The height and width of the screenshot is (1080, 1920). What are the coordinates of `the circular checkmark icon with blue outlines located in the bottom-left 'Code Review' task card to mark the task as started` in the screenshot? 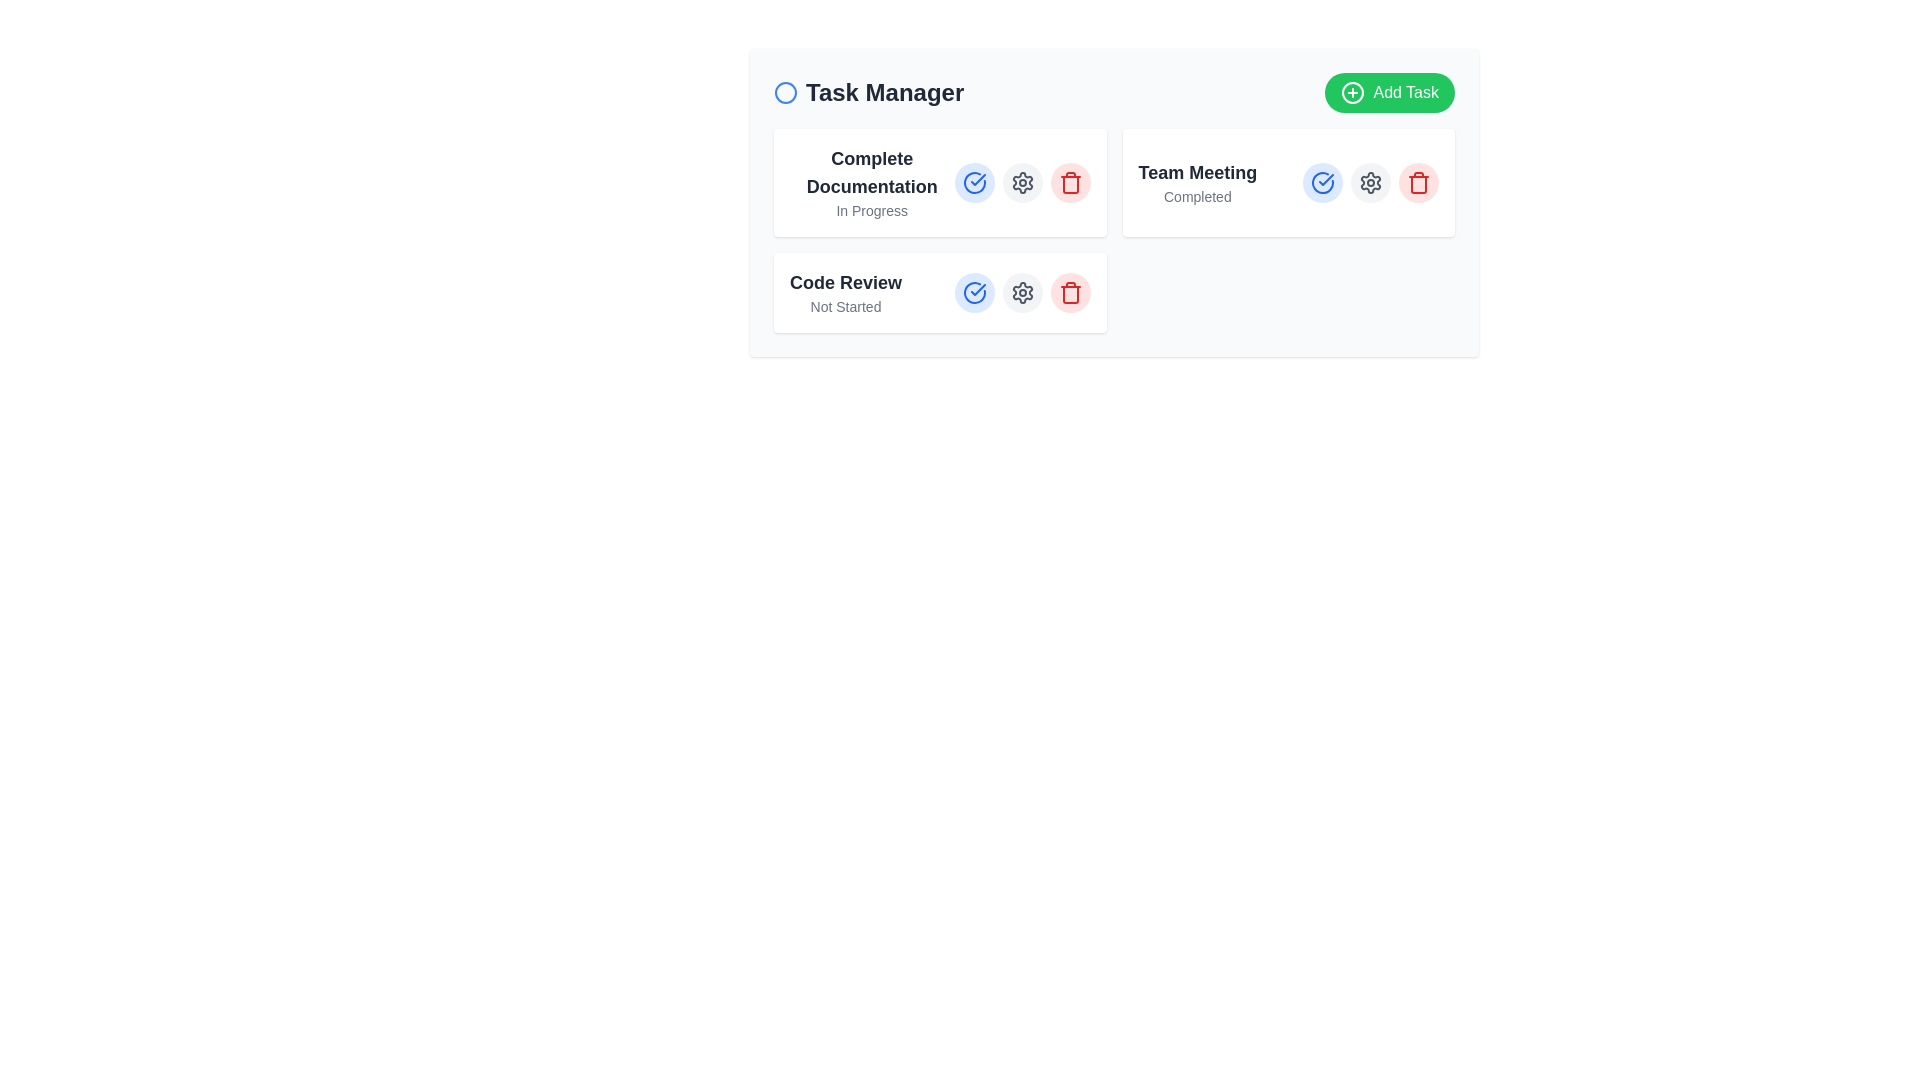 It's located at (974, 182).